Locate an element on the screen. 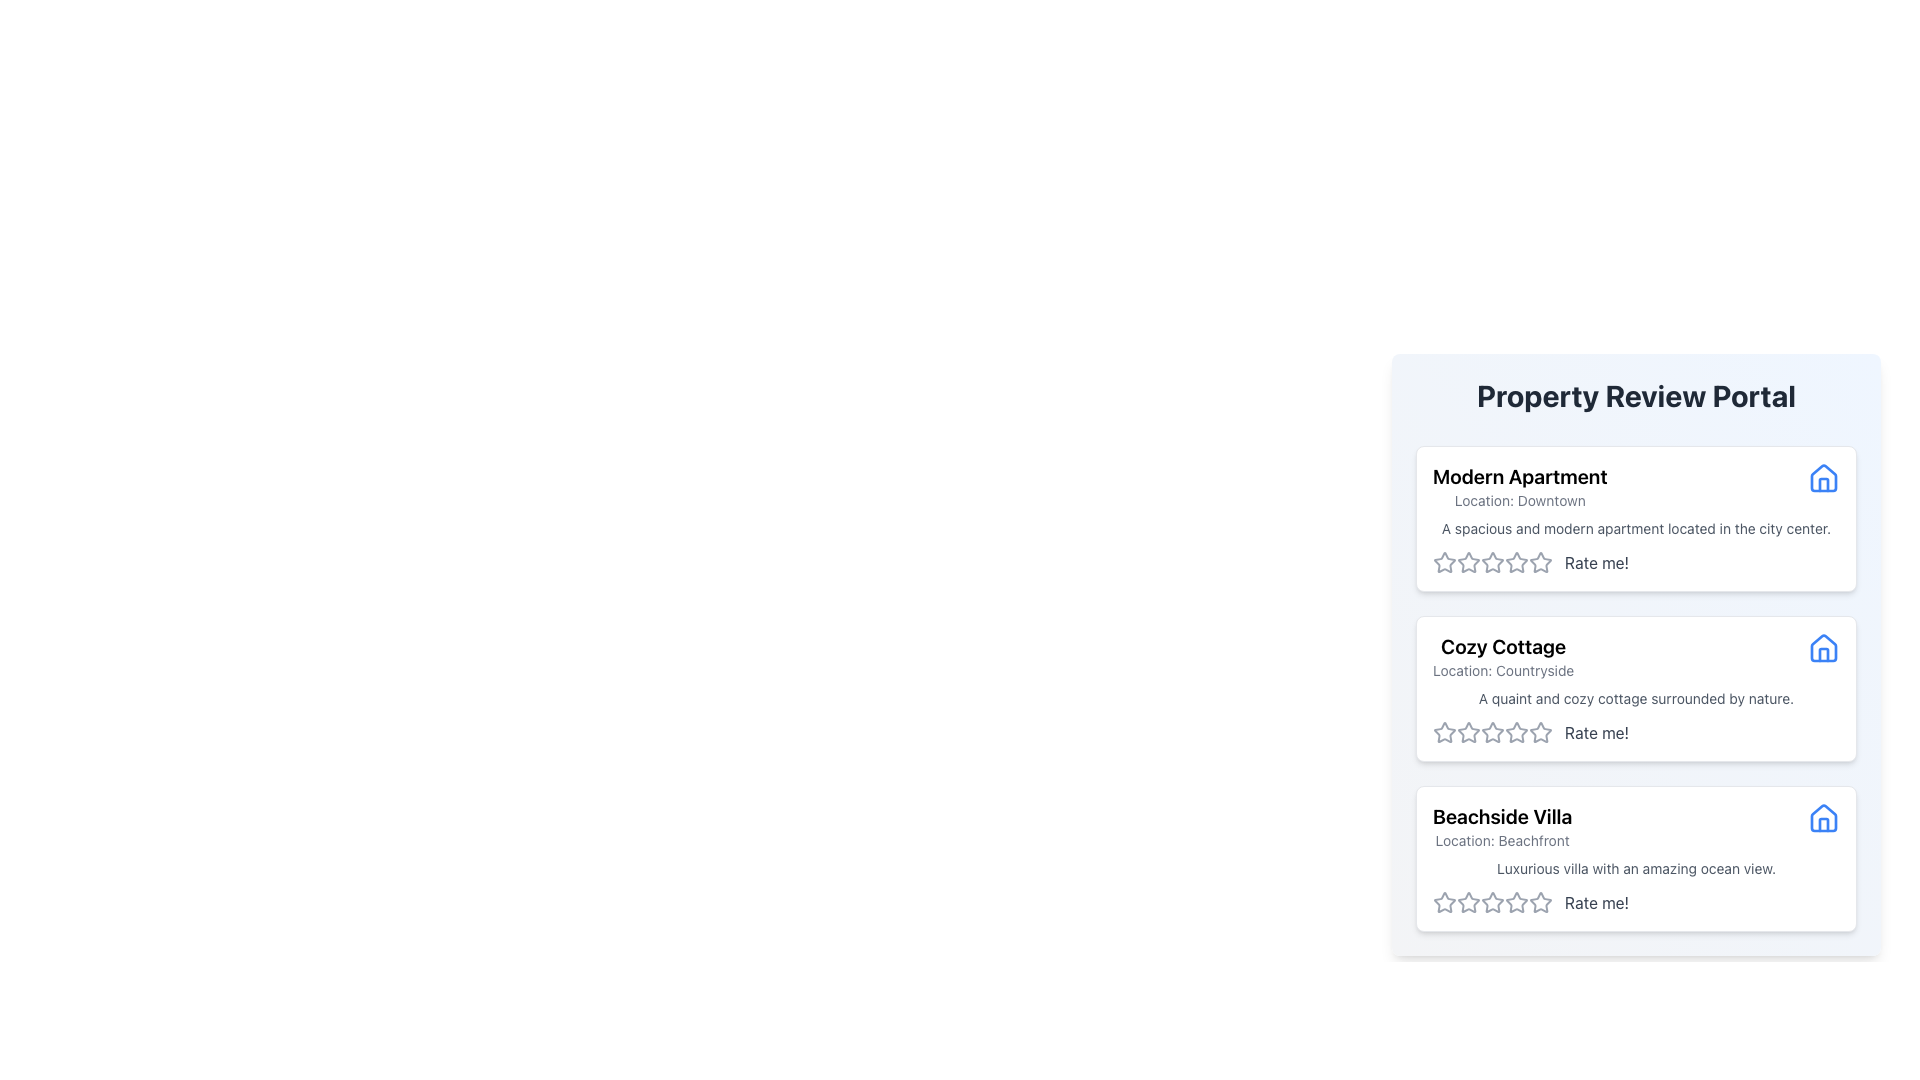  the text label indicating user interaction for the rating system adjacent to the stars in the 'Modern Apartment' property description card is located at coordinates (1596, 563).